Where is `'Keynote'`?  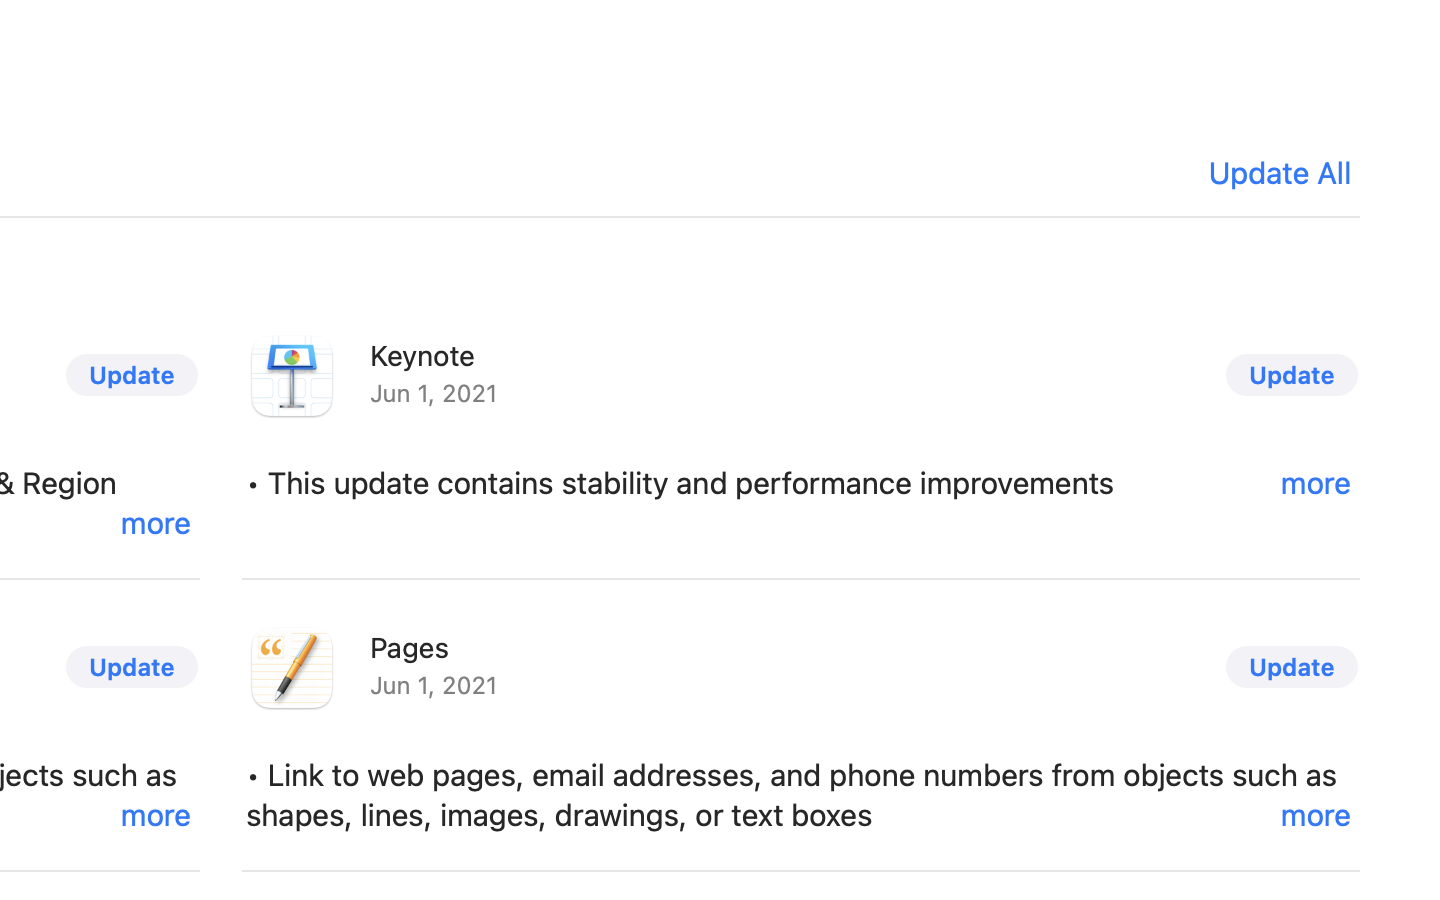
'Keynote' is located at coordinates (422, 354).